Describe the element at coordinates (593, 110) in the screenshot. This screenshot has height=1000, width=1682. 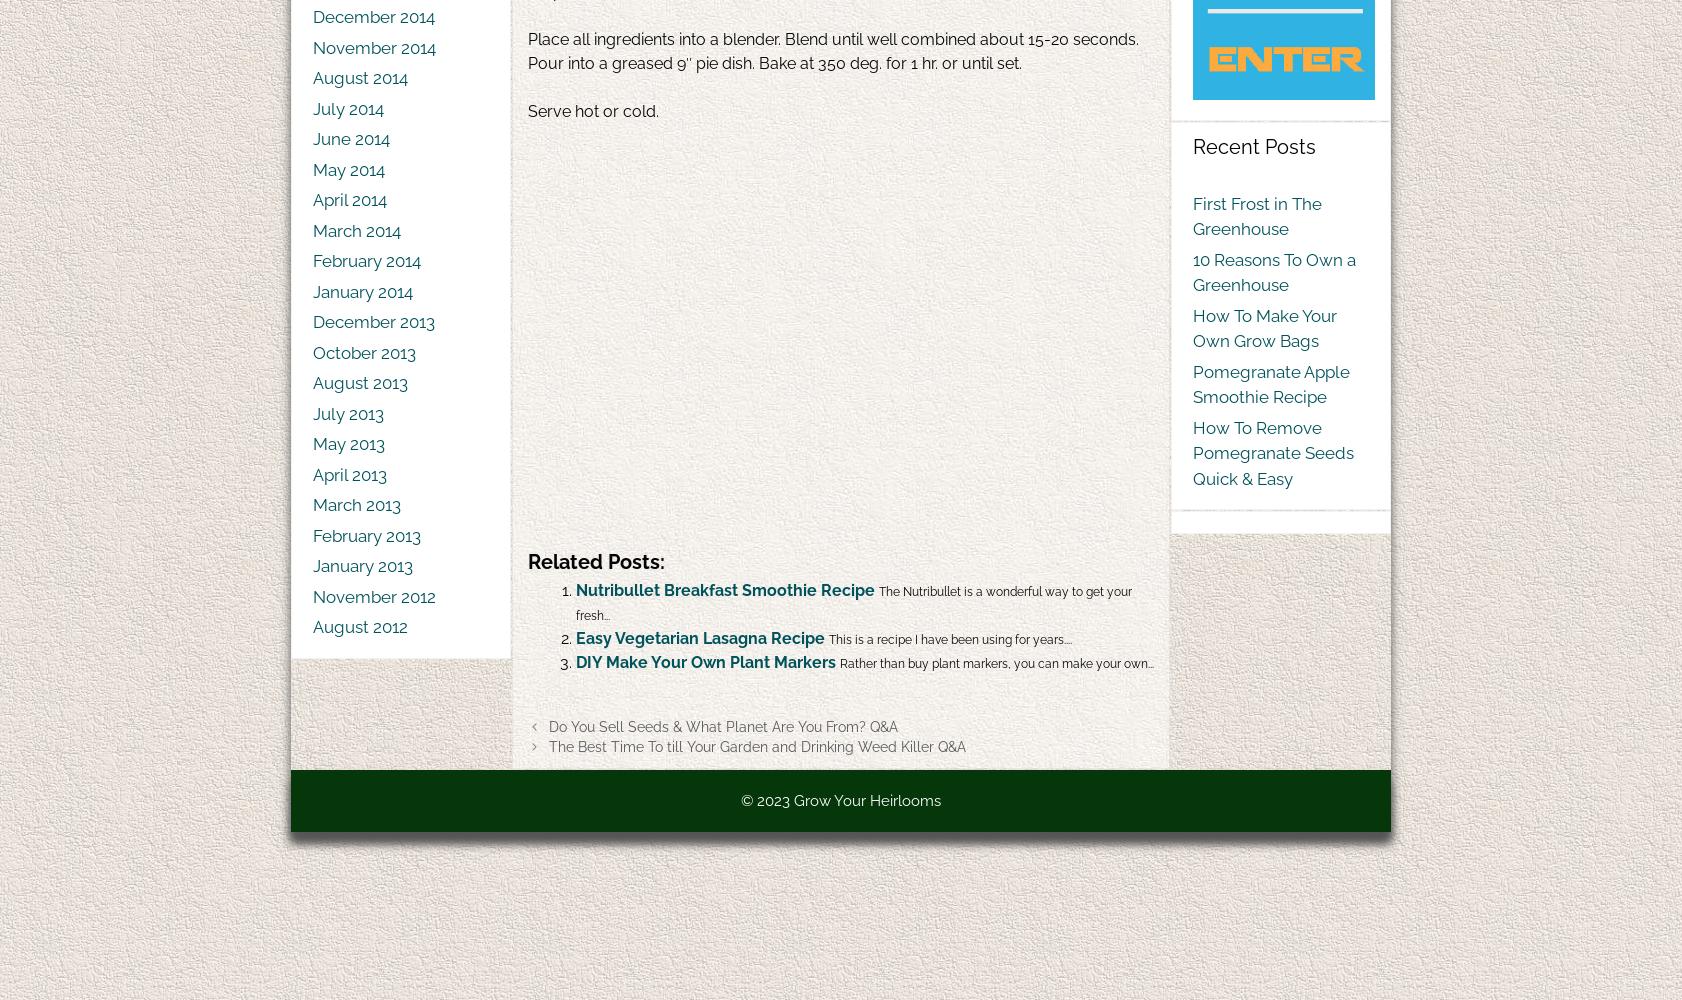
I see `'Serve hot or cold.'` at that location.